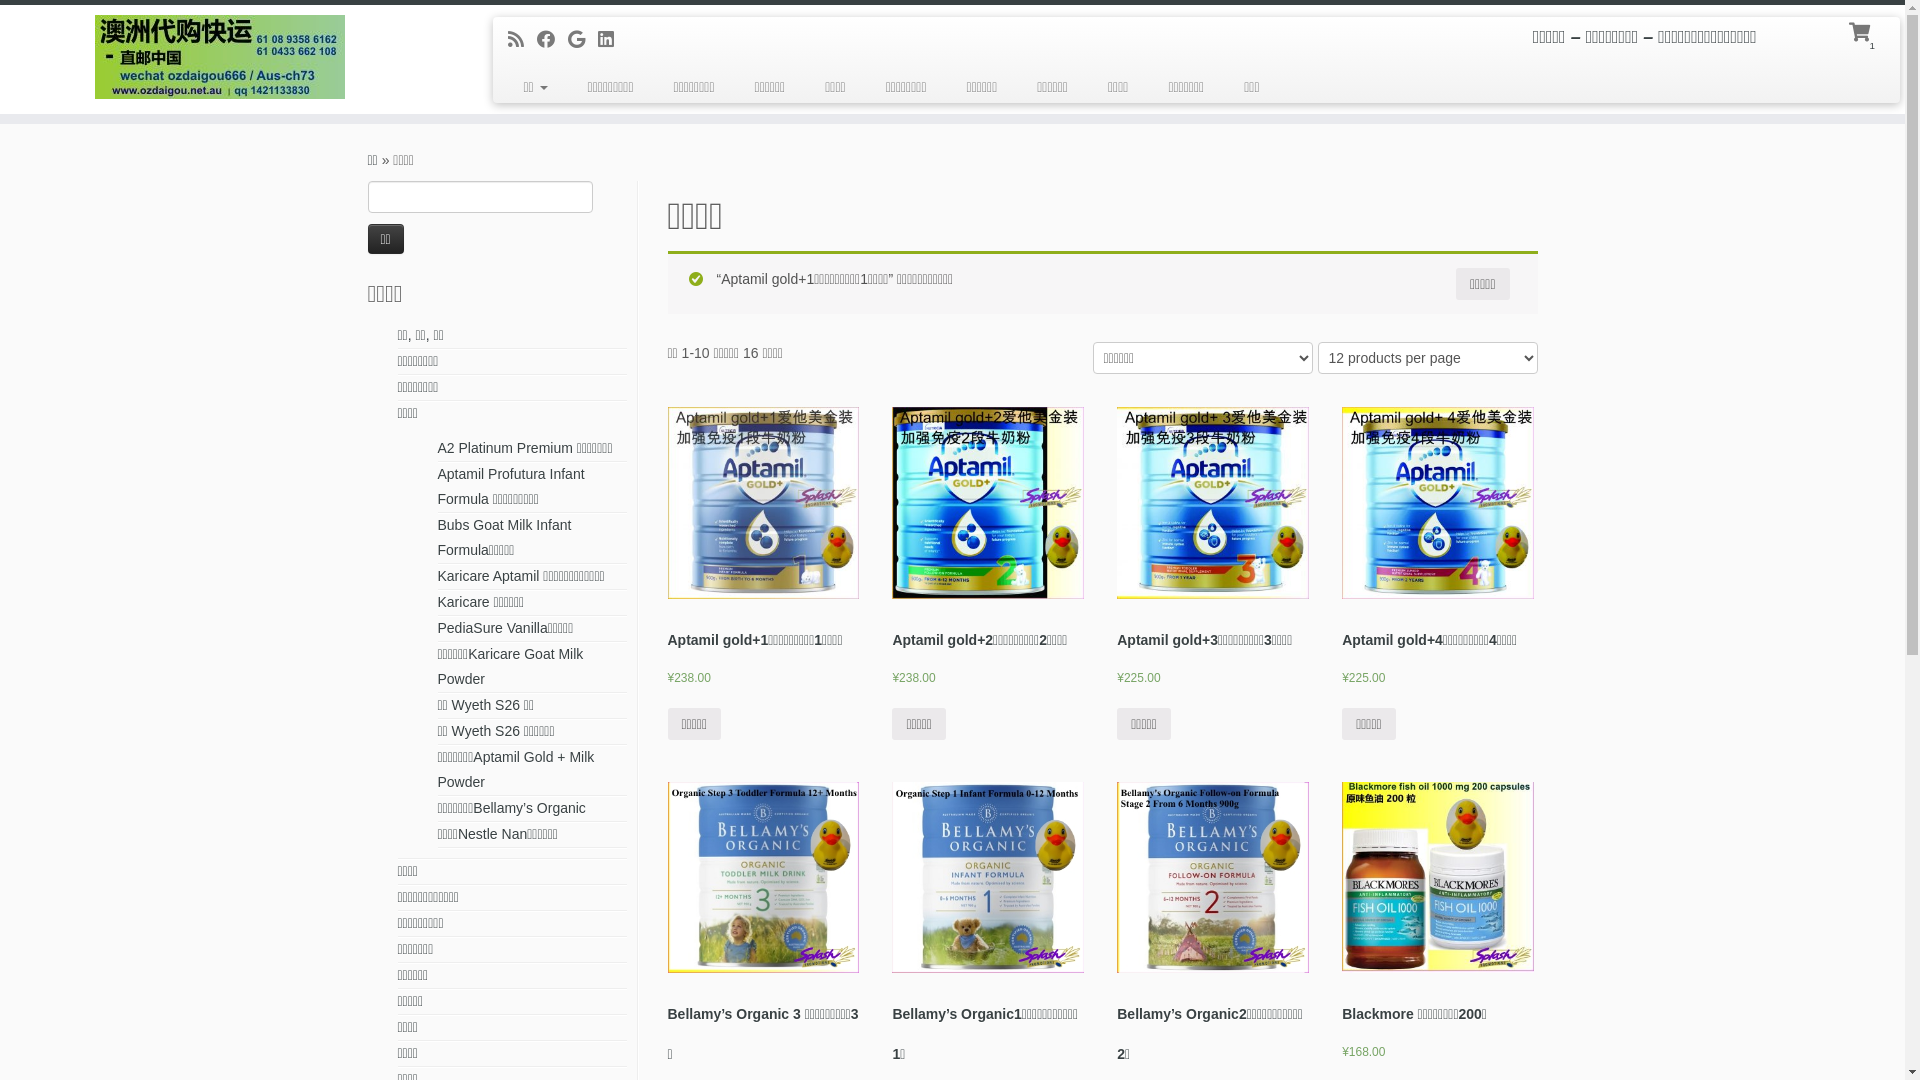 This screenshot has height=1080, width=1920. Describe the element at coordinates (552, 39) in the screenshot. I see `'Follow me on Facebook'` at that location.